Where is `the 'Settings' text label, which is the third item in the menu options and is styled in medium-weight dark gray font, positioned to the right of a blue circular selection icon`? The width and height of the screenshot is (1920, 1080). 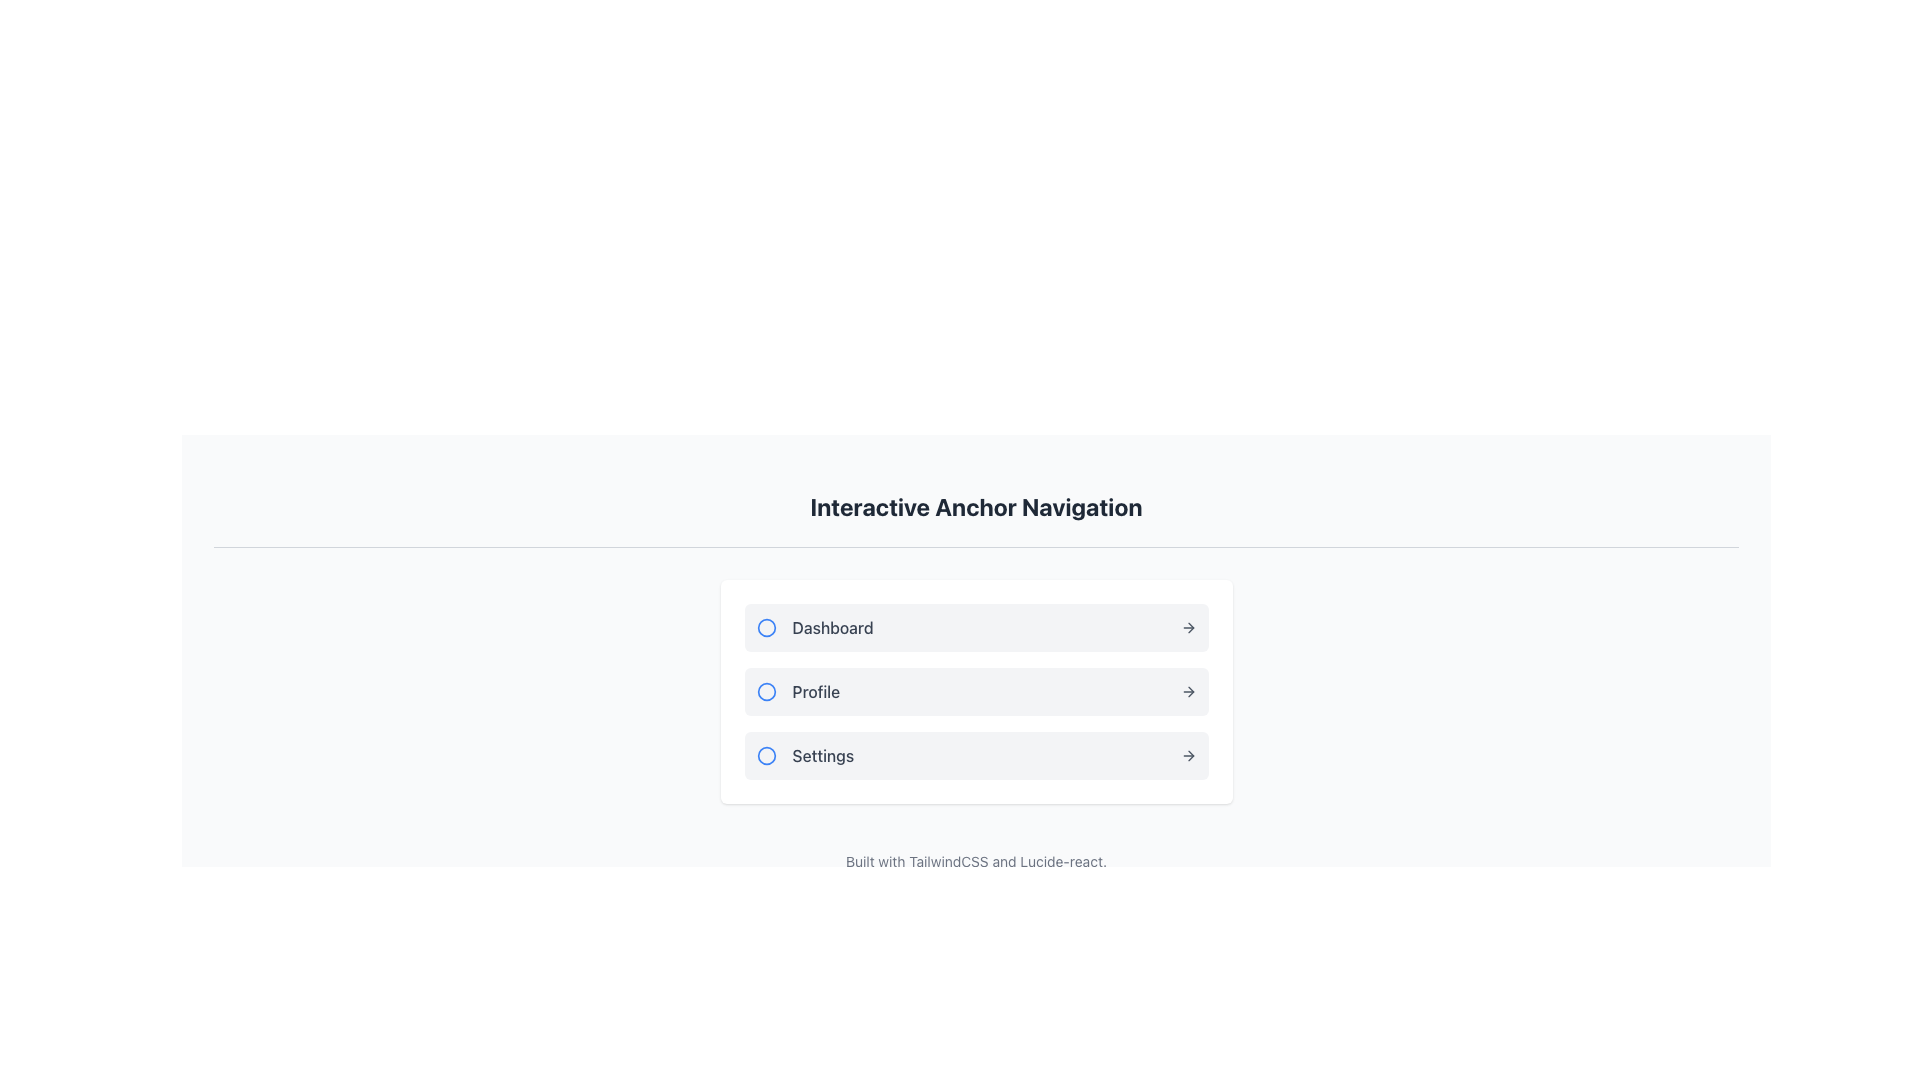 the 'Settings' text label, which is the third item in the menu options and is styled in medium-weight dark gray font, positioned to the right of a blue circular selection icon is located at coordinates (805, 756).